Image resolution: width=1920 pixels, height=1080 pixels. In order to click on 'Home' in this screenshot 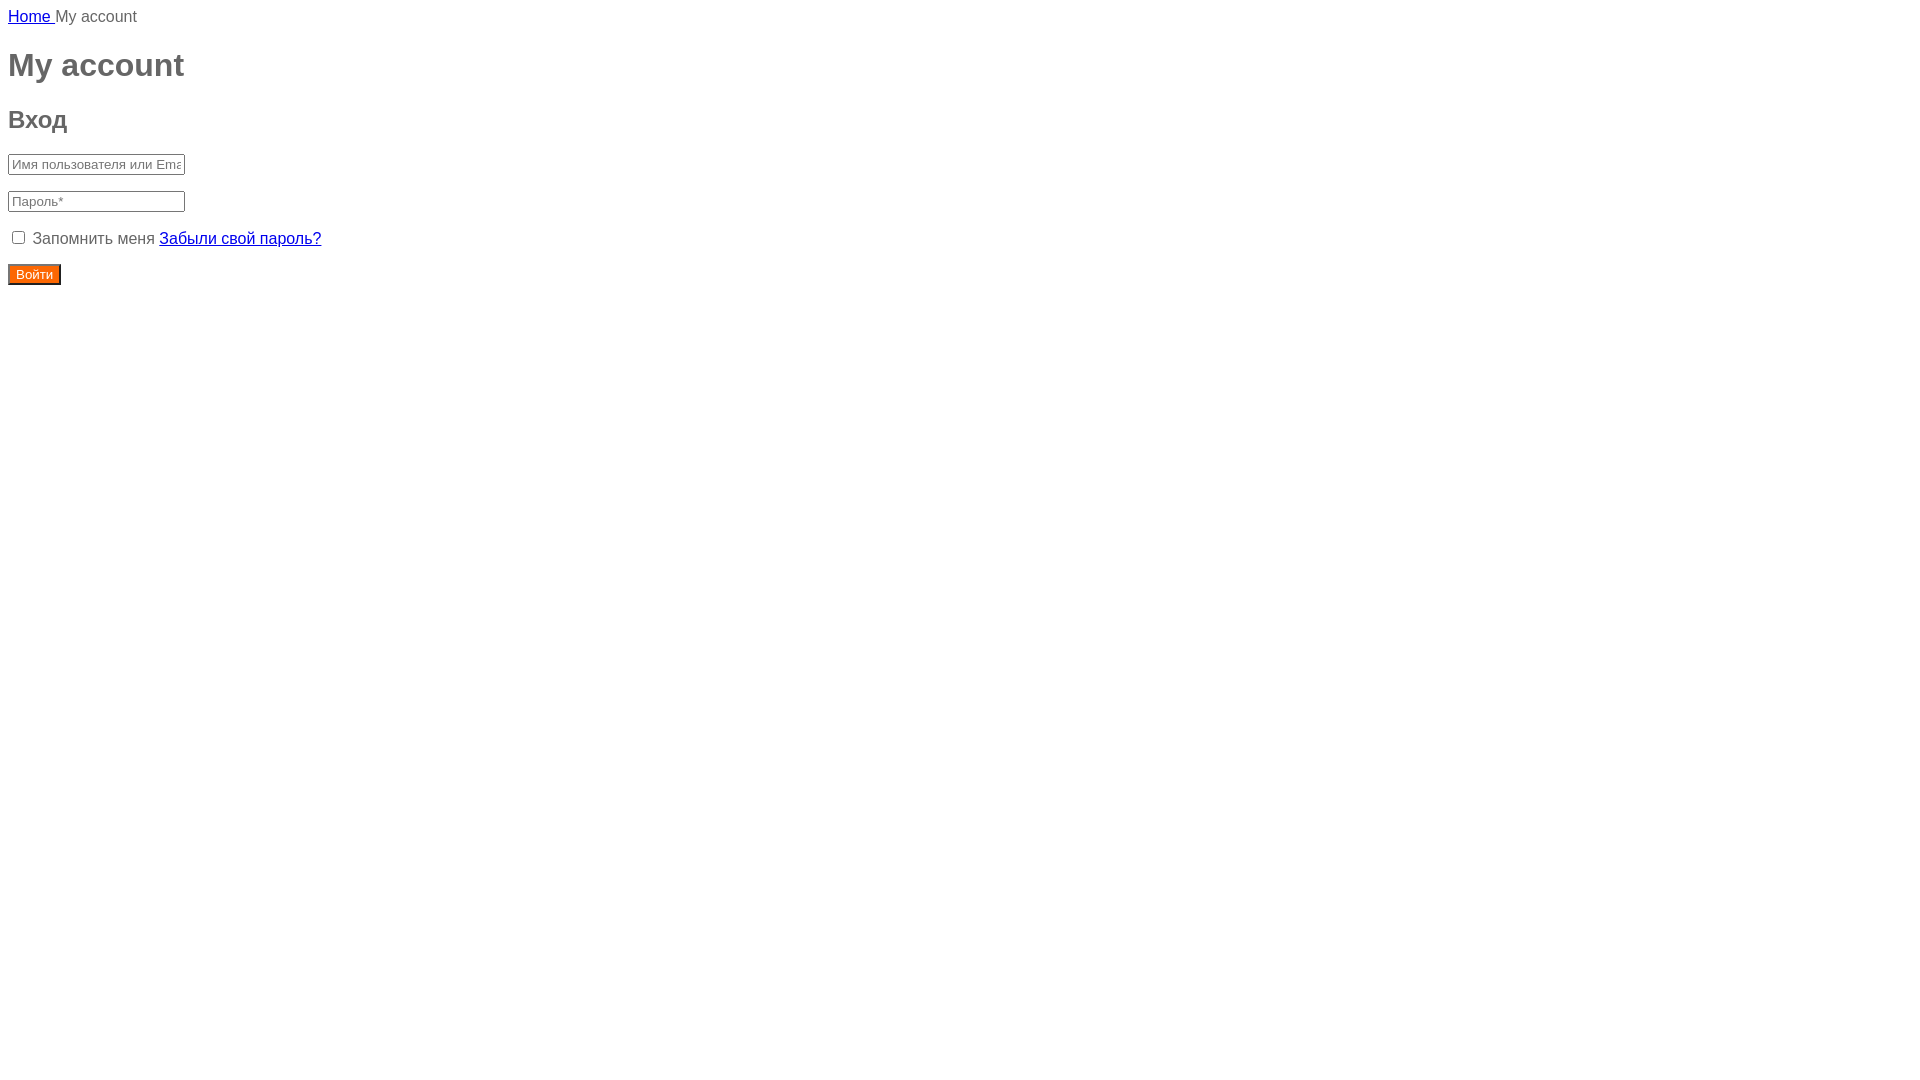, I will do `click(31, 16)`.